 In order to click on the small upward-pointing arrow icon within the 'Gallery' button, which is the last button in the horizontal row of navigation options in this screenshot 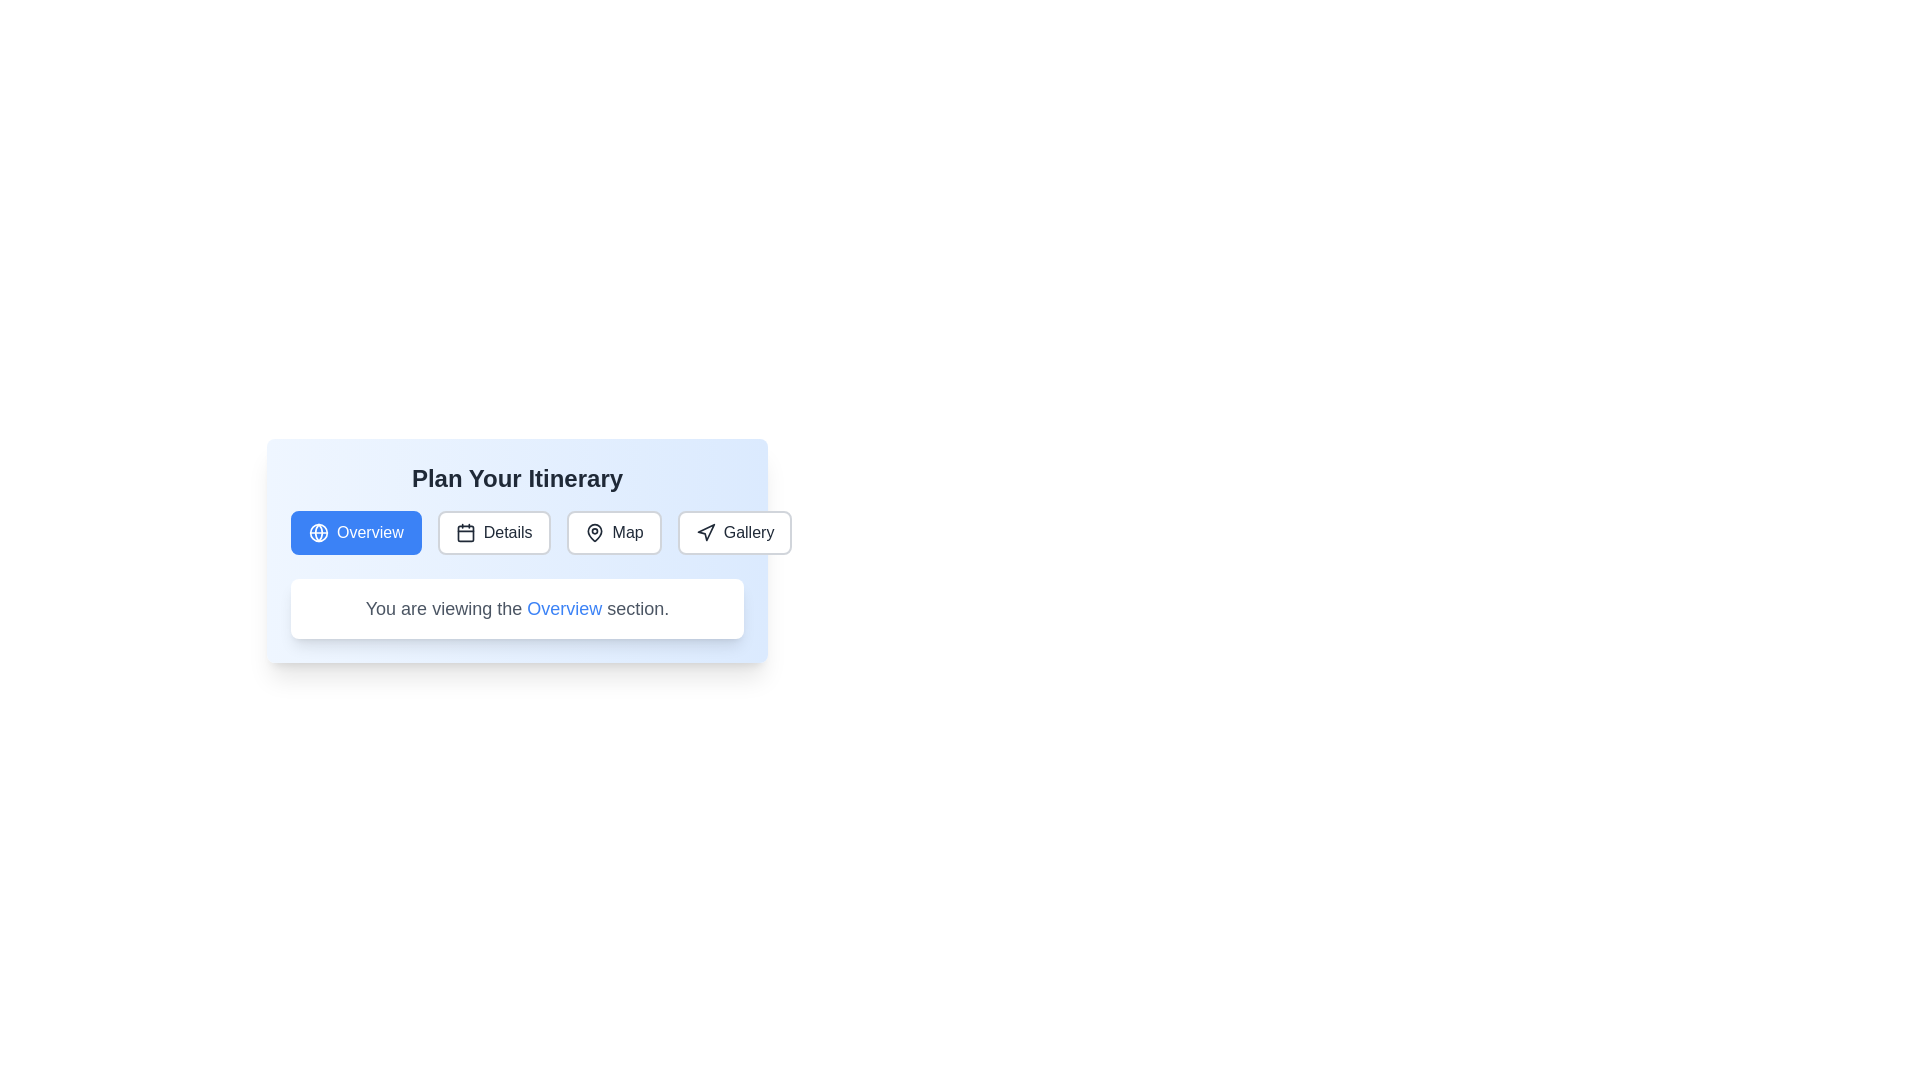, I will do `click(706, 531)`.